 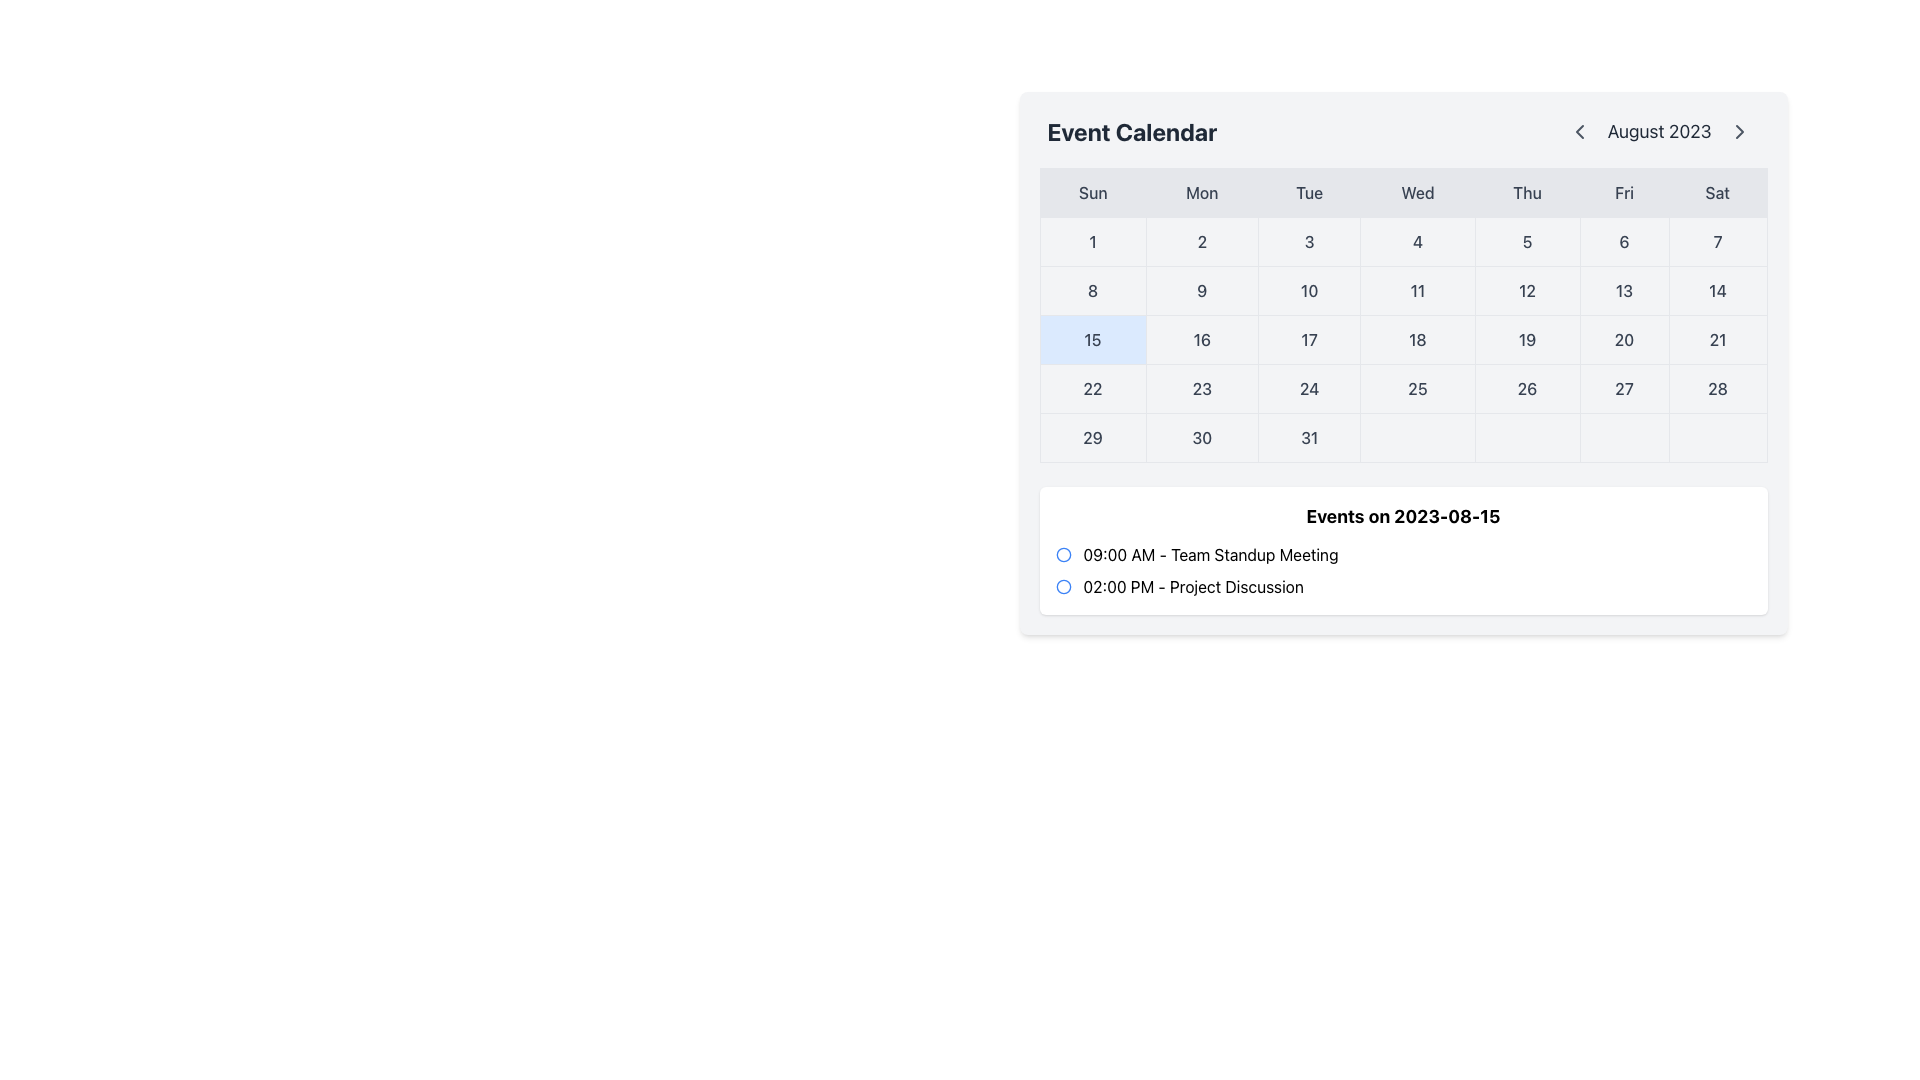 What do you see at coordinates (1416, 241) in the screenshot?
I see `the fourth button in the weekly calendar view that corresponds to day '4', located beneath the 'Wed' header` at bounding box center [1416, 241].